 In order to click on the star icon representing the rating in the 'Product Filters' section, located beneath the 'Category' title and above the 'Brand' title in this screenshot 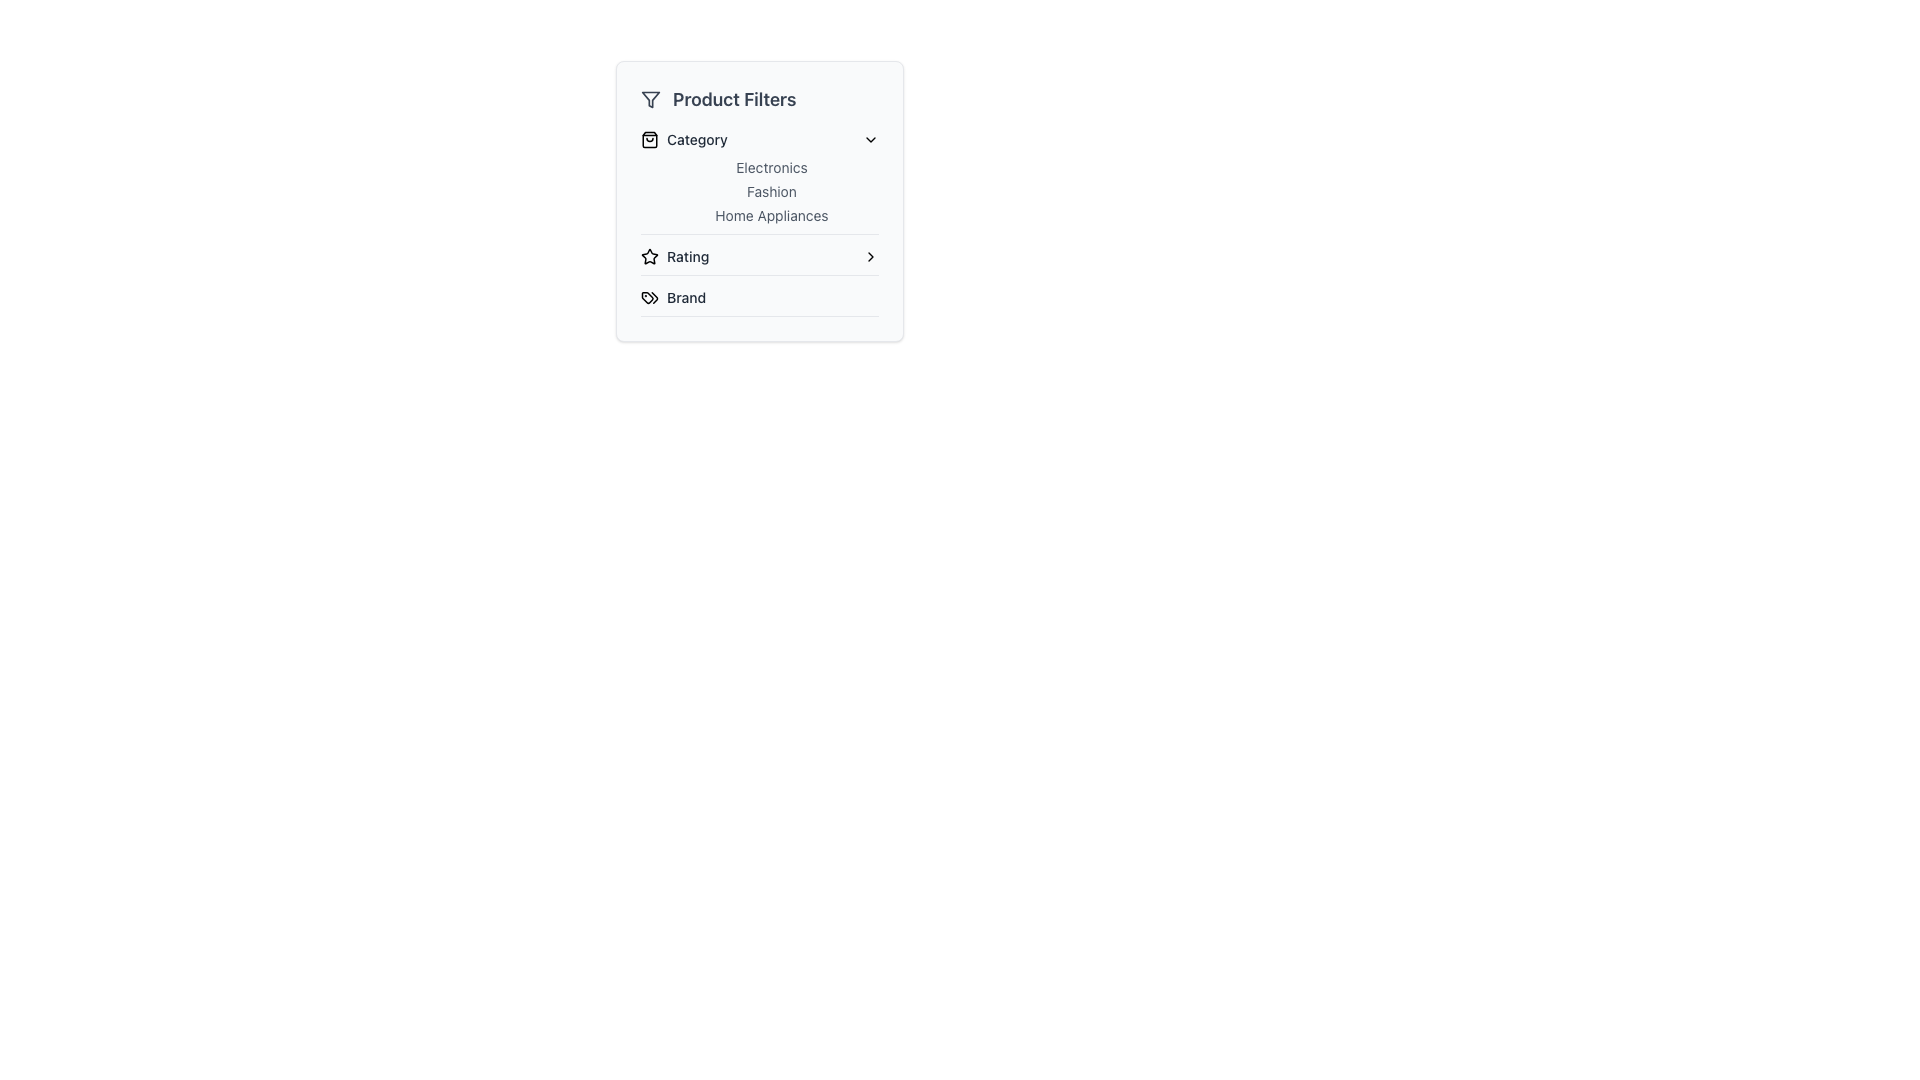, I will do `click(649, 255)`.